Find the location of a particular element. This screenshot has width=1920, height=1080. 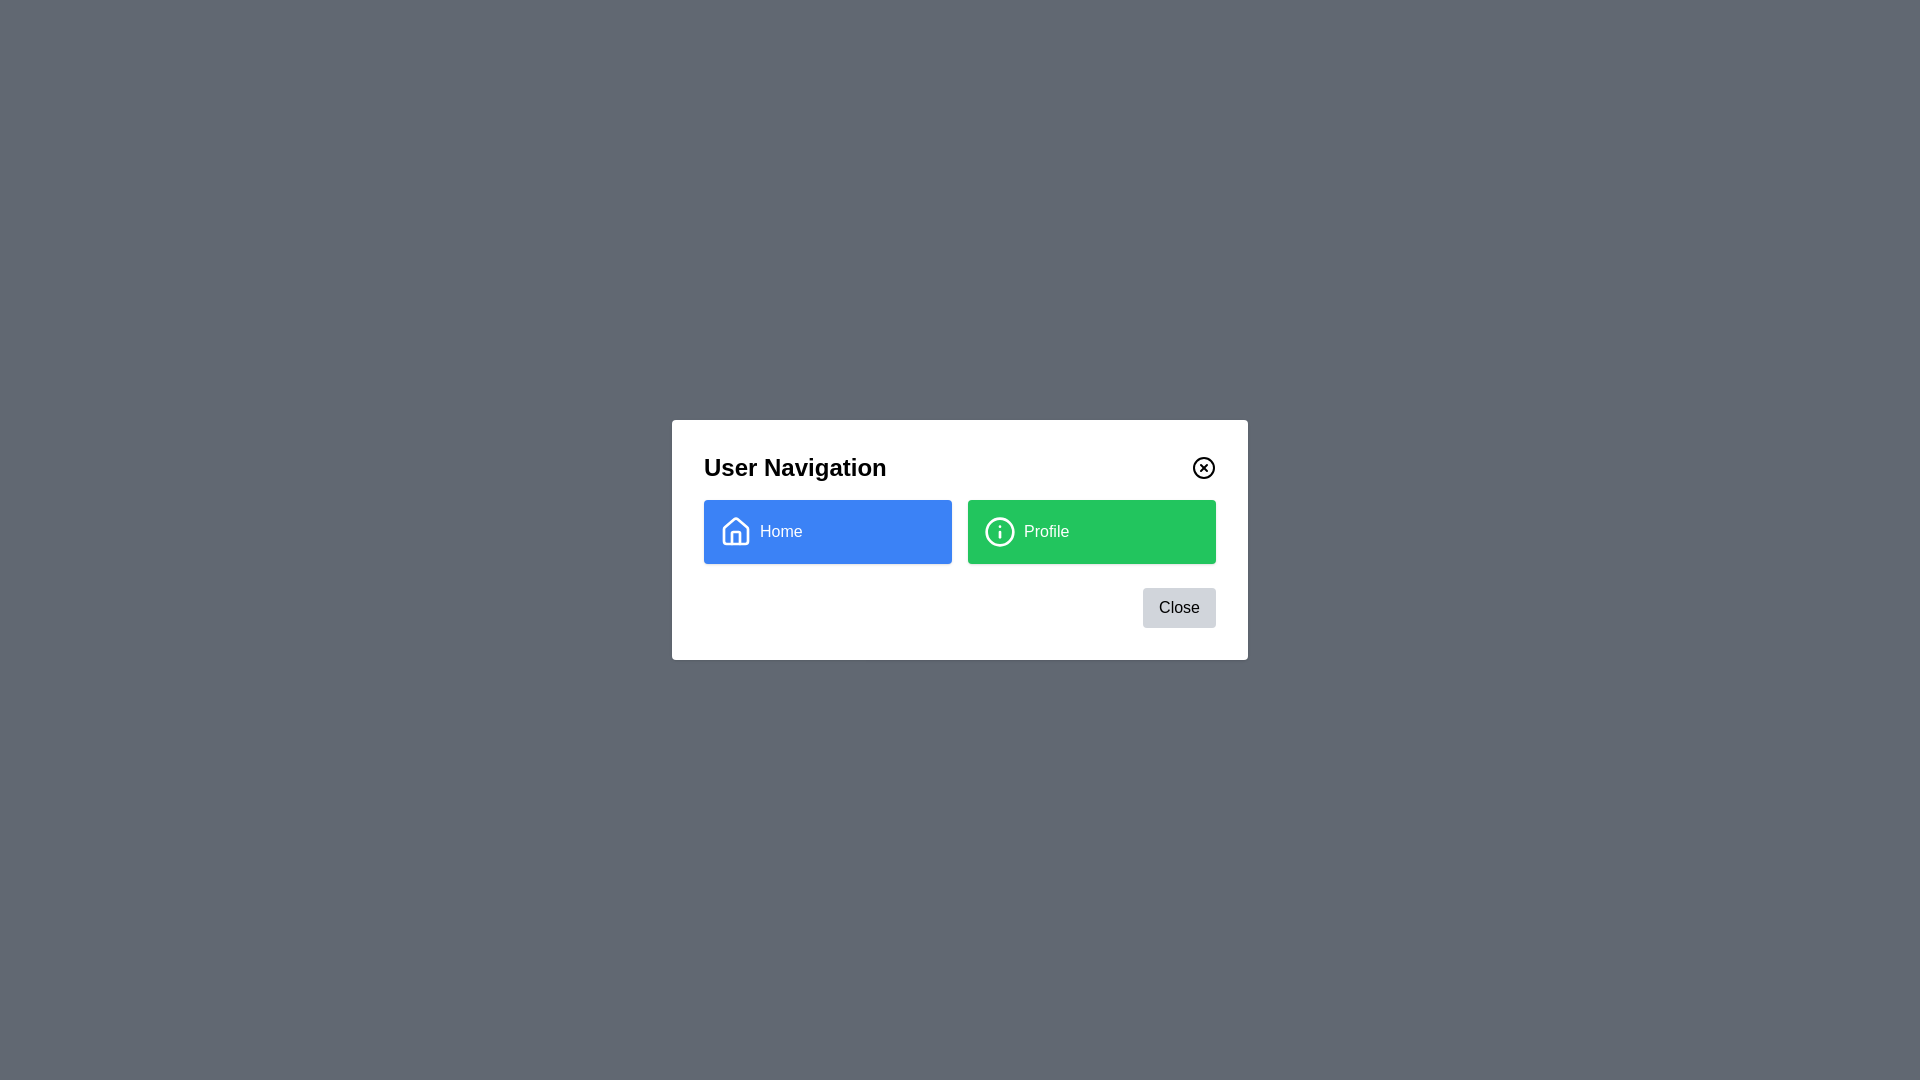

the 'Close' button in the footer of the dialog is located at coordinates (1179, 607).